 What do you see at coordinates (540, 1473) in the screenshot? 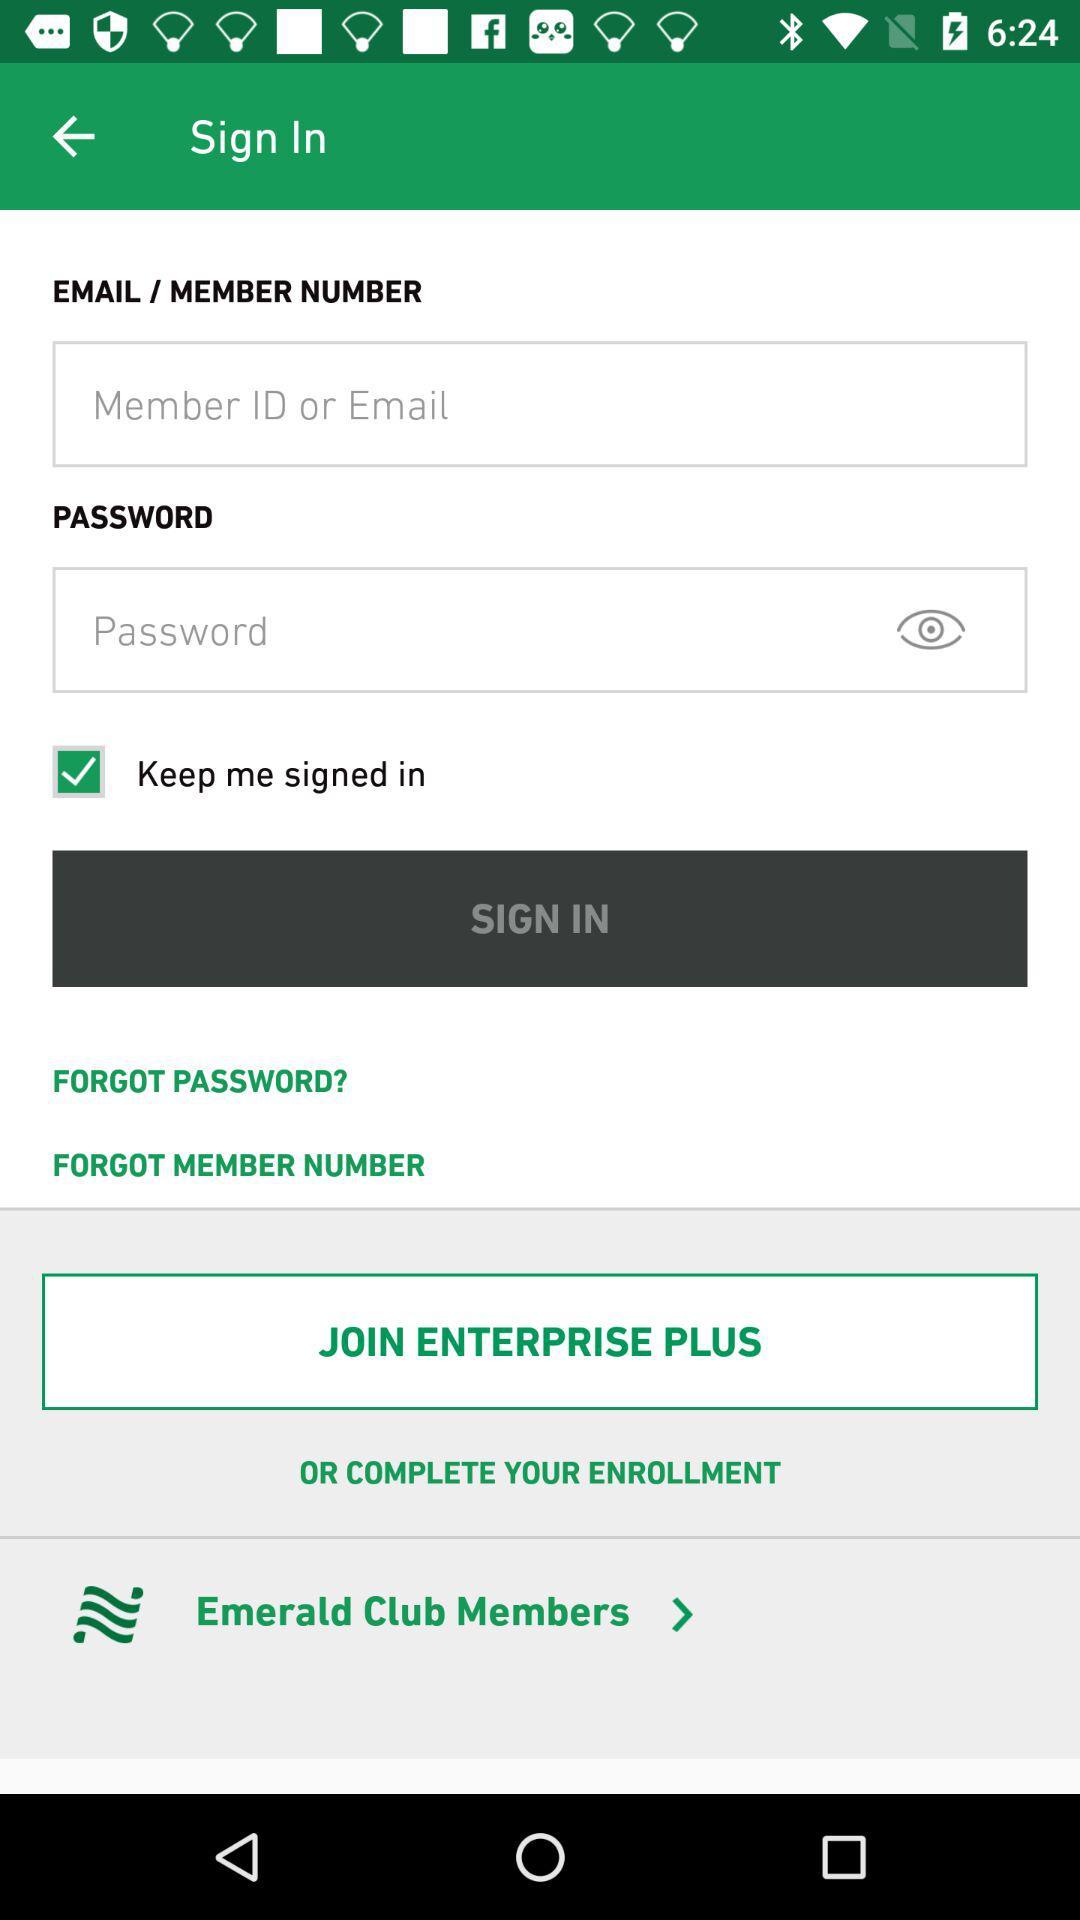
I see `the or complete your` at bounding box center [540, 1473].